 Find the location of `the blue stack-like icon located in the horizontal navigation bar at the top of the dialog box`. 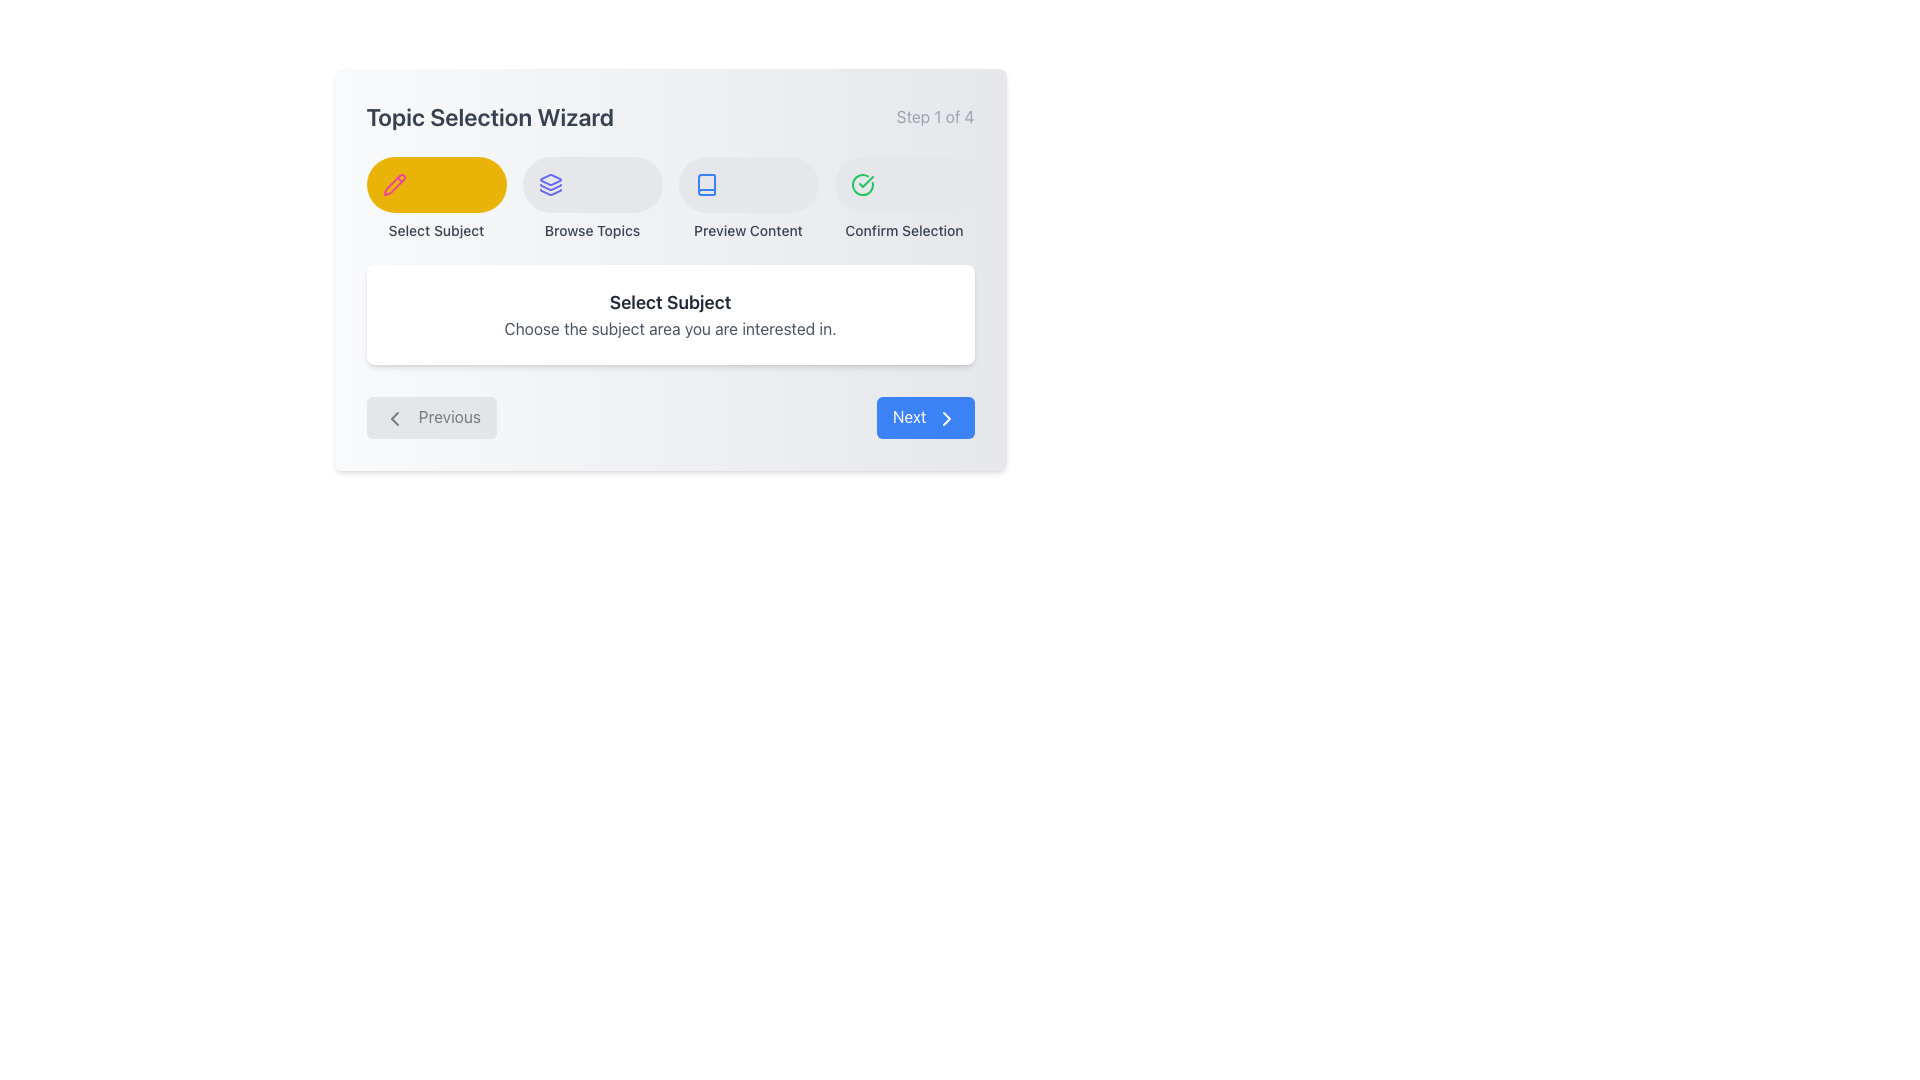

the blue stack-like icon located in the horizontal navigation bar at the top of the dialog box is located at coordinates (550, 185).